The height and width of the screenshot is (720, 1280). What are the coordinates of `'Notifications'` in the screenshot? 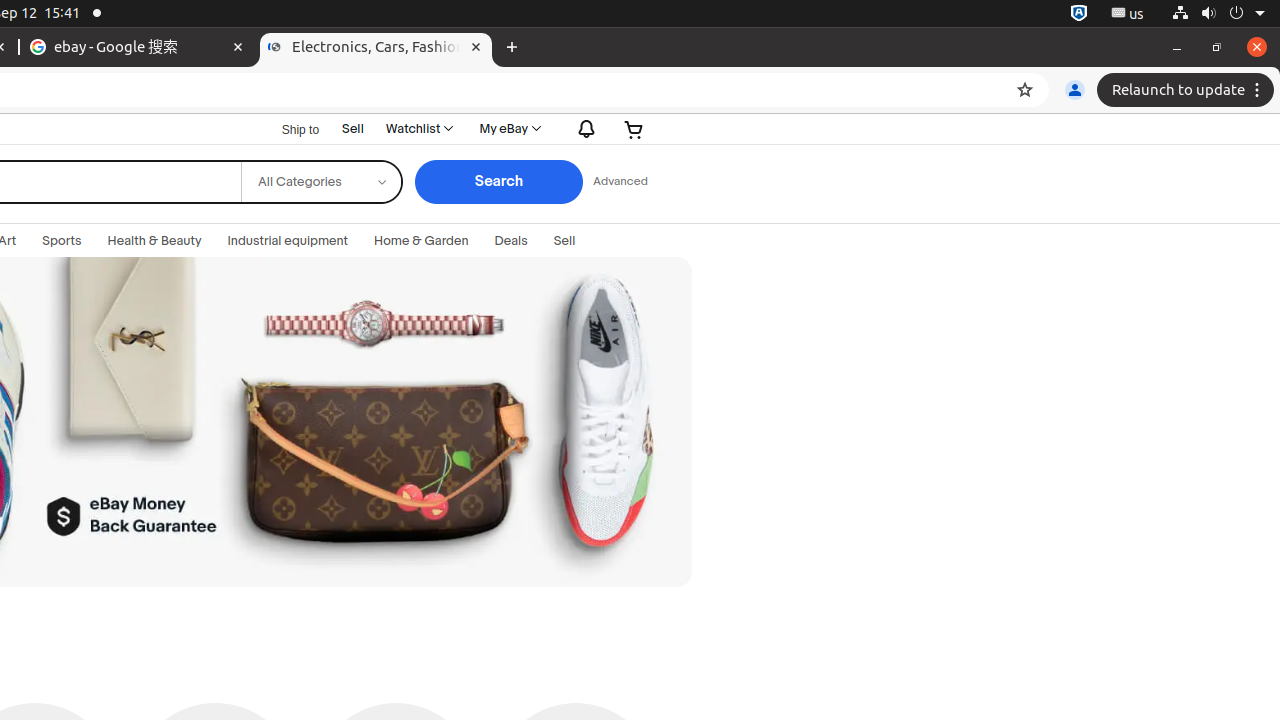 It's located at (581, 129).